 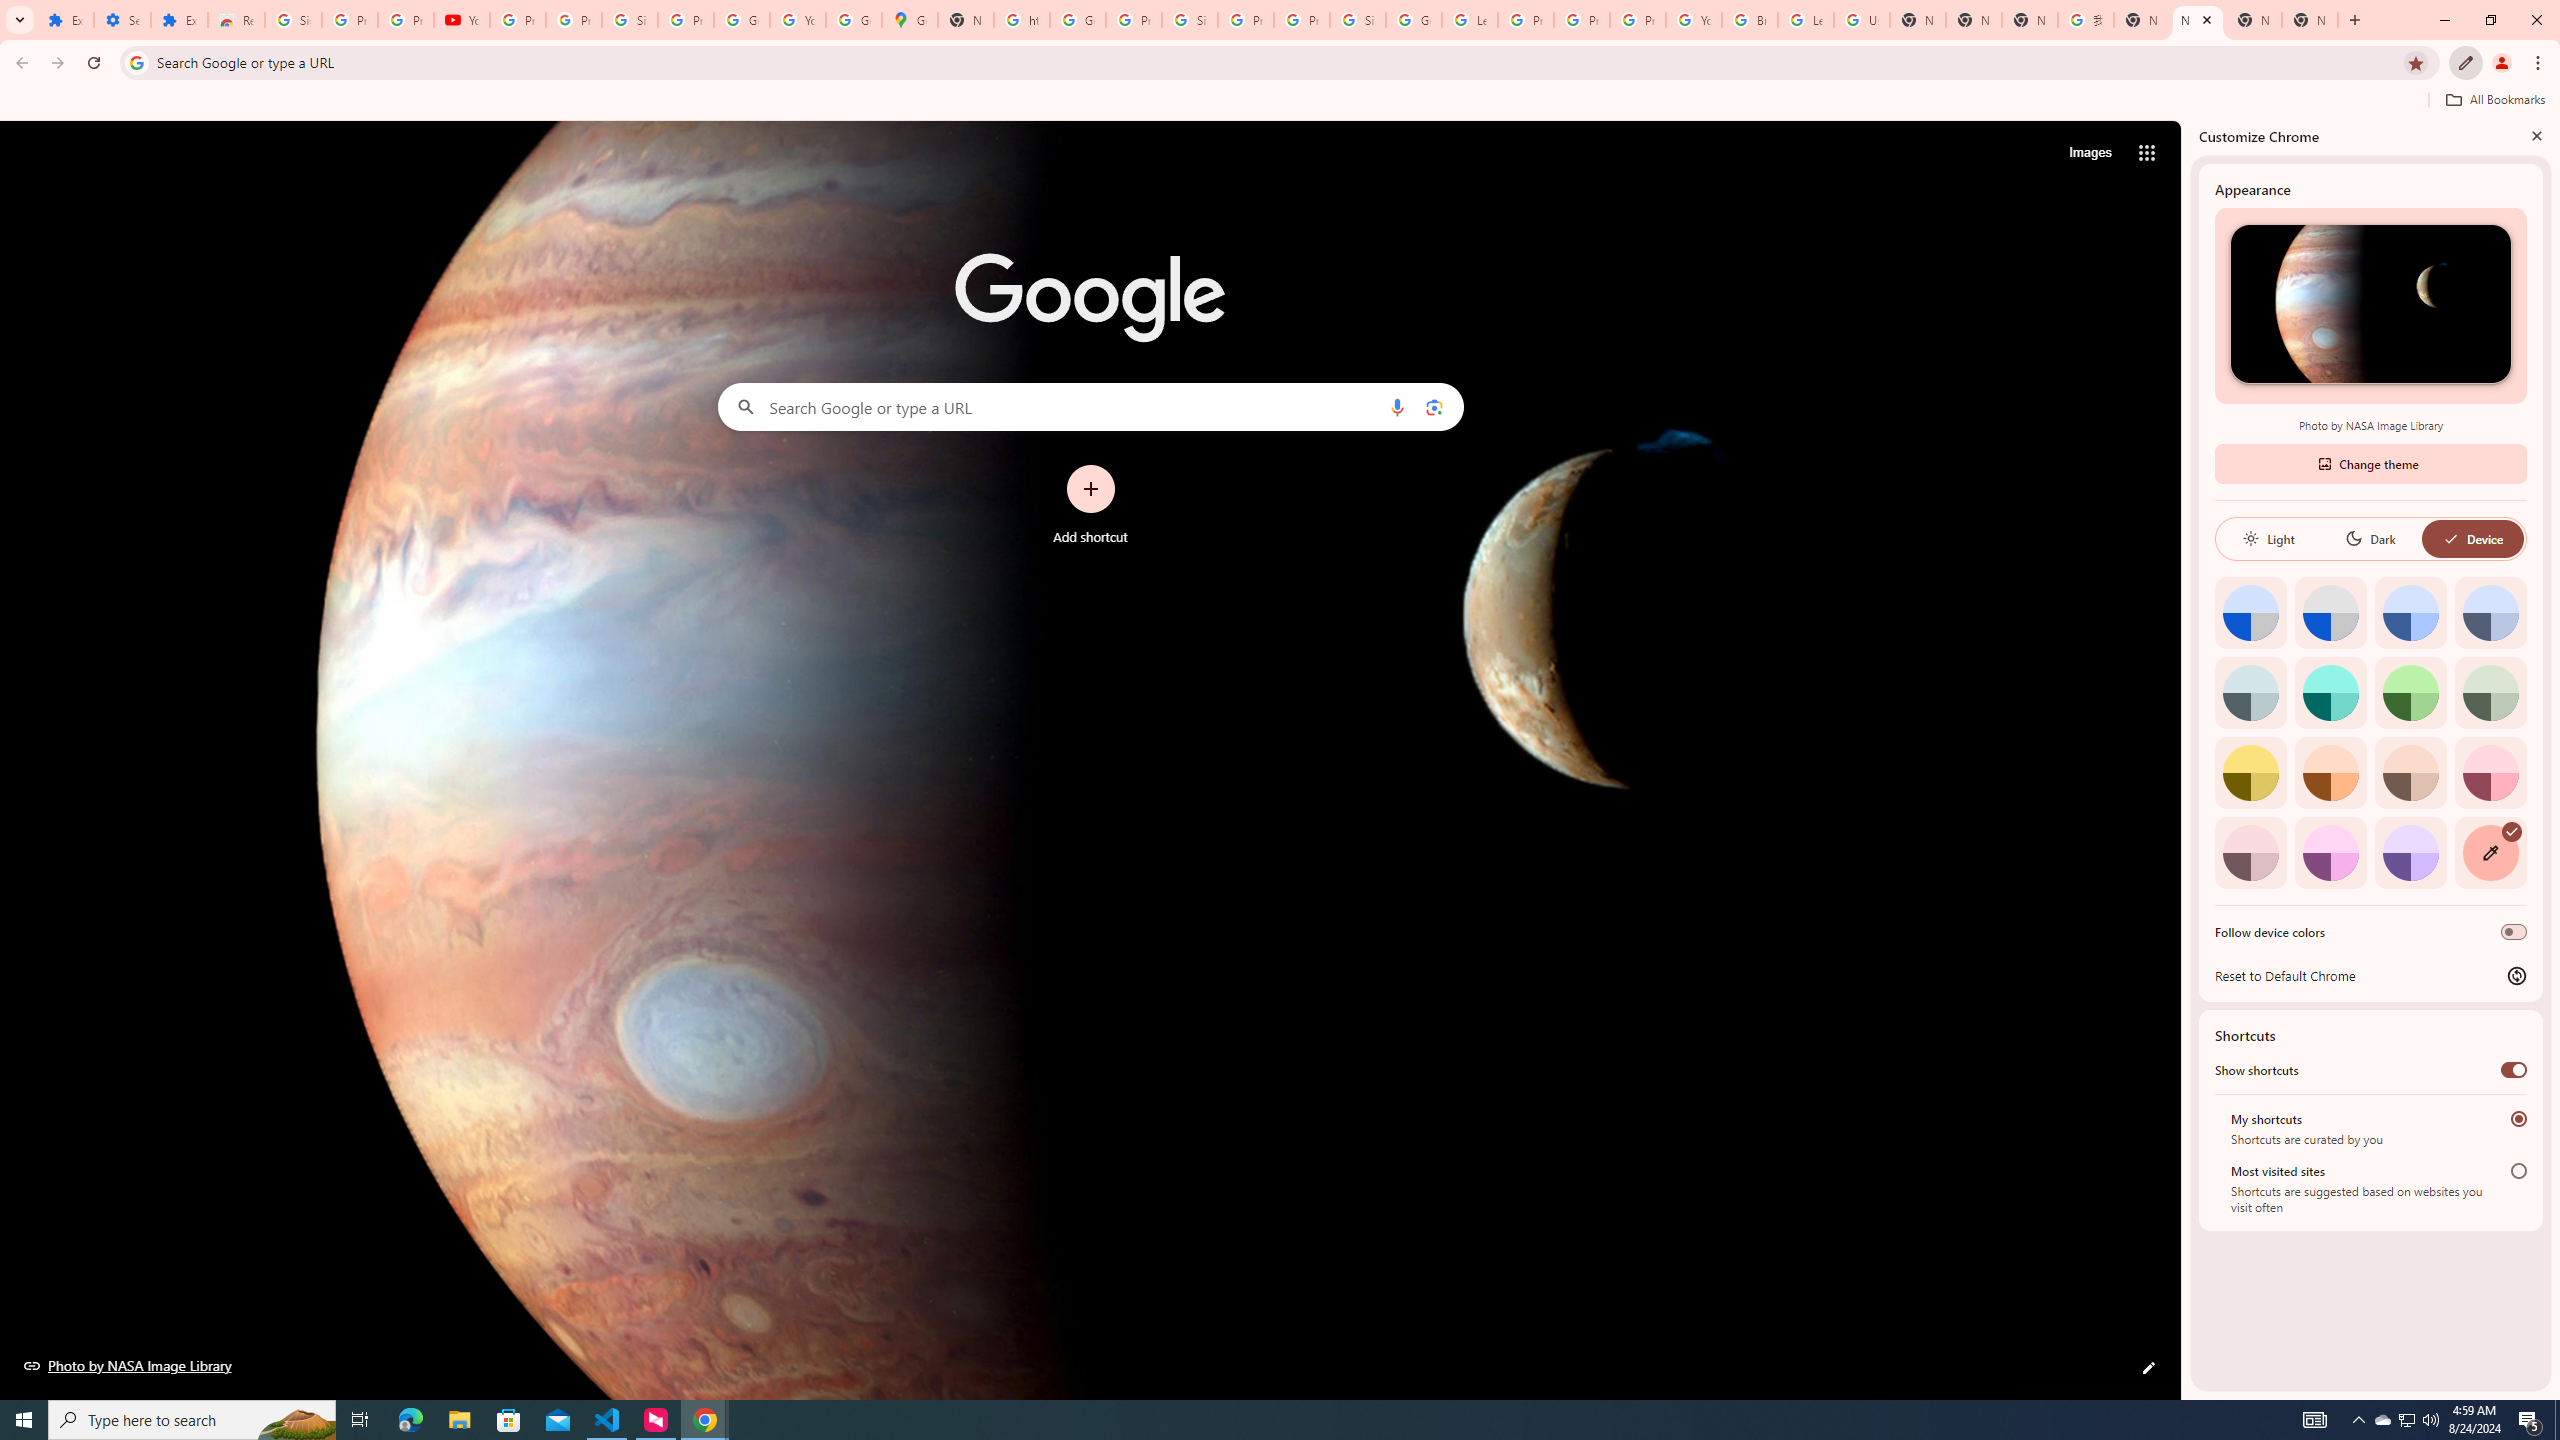 What do you see at coordinates (2185, 758) in the screenshot?
I see `'Side Panel Resize Handle'` at bounding box center [2185, 758].